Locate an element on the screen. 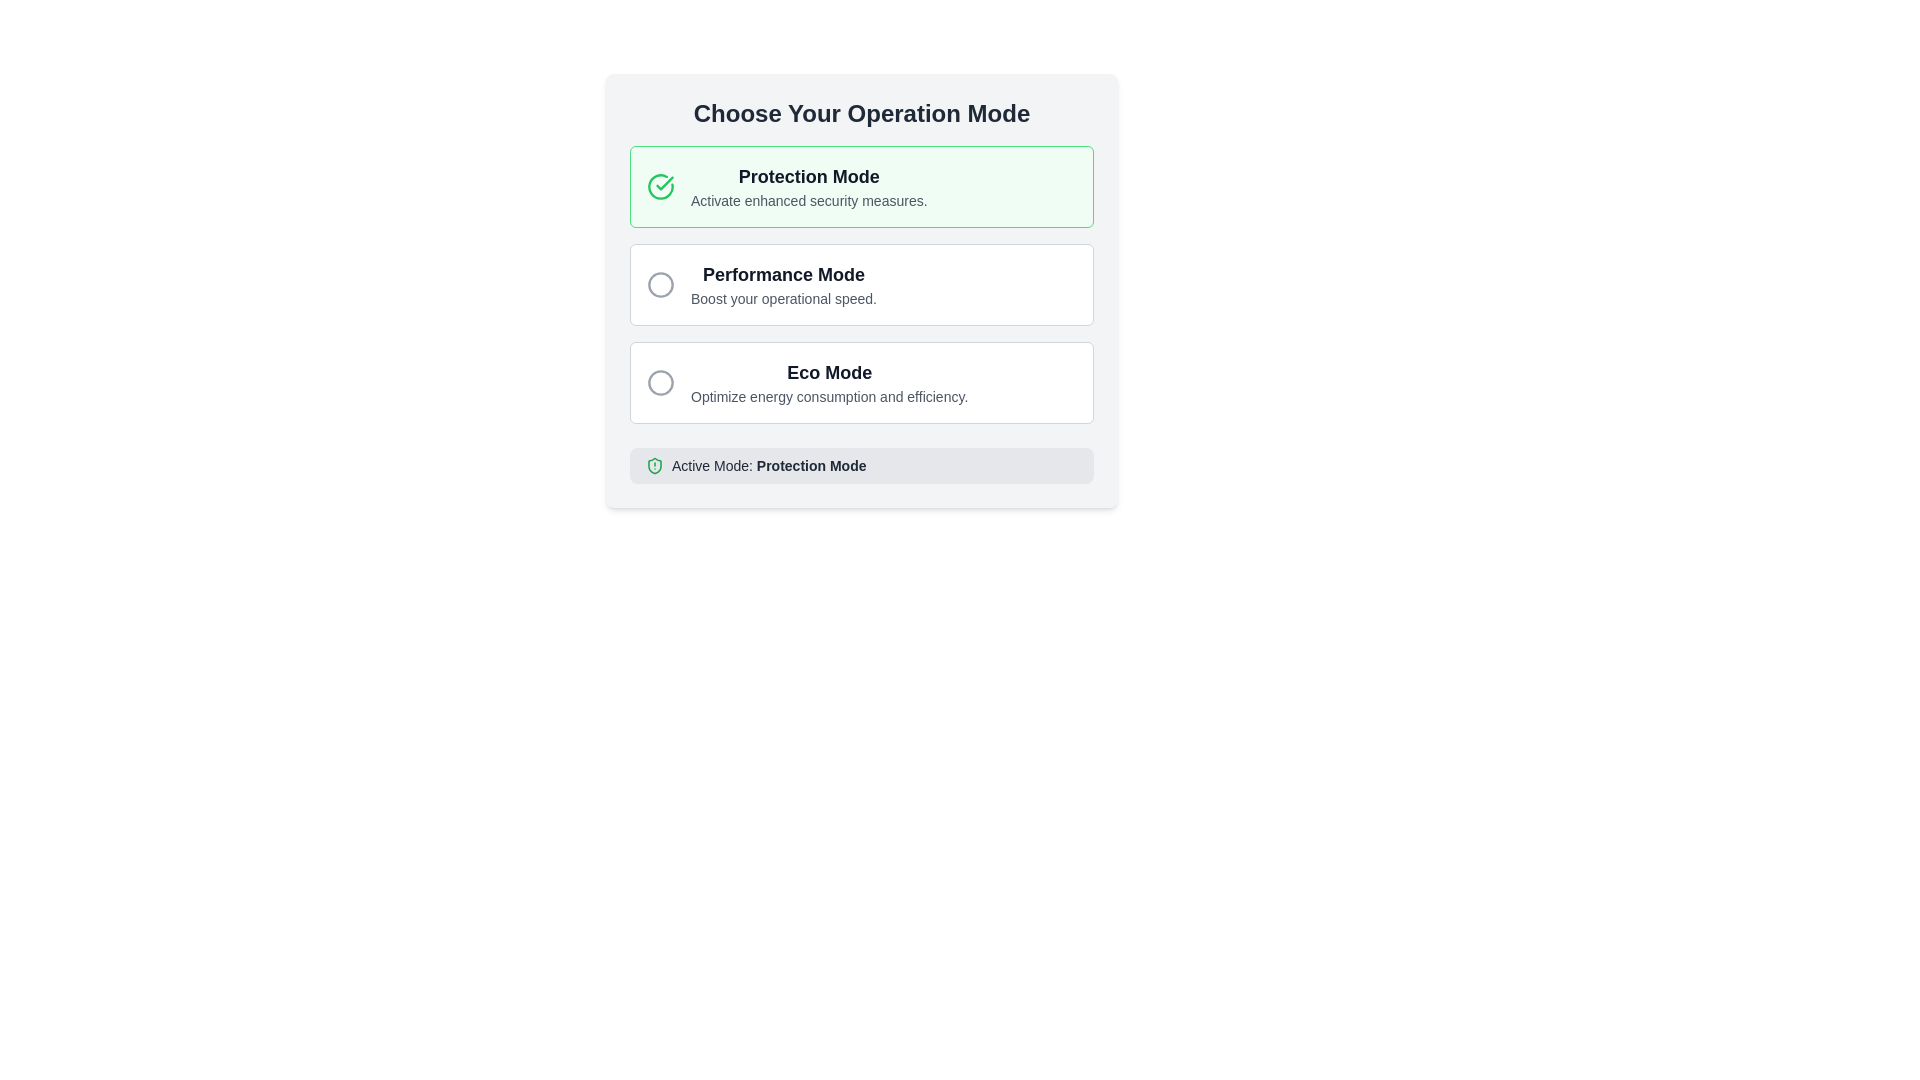 The image size is (1920, 1080). the checkmark icon indicating that the 'Protection Mode' option is currently active, located to the left of the text 'Protection Mode' near the top segment of the active selection box is located at coordinates (665, 183).